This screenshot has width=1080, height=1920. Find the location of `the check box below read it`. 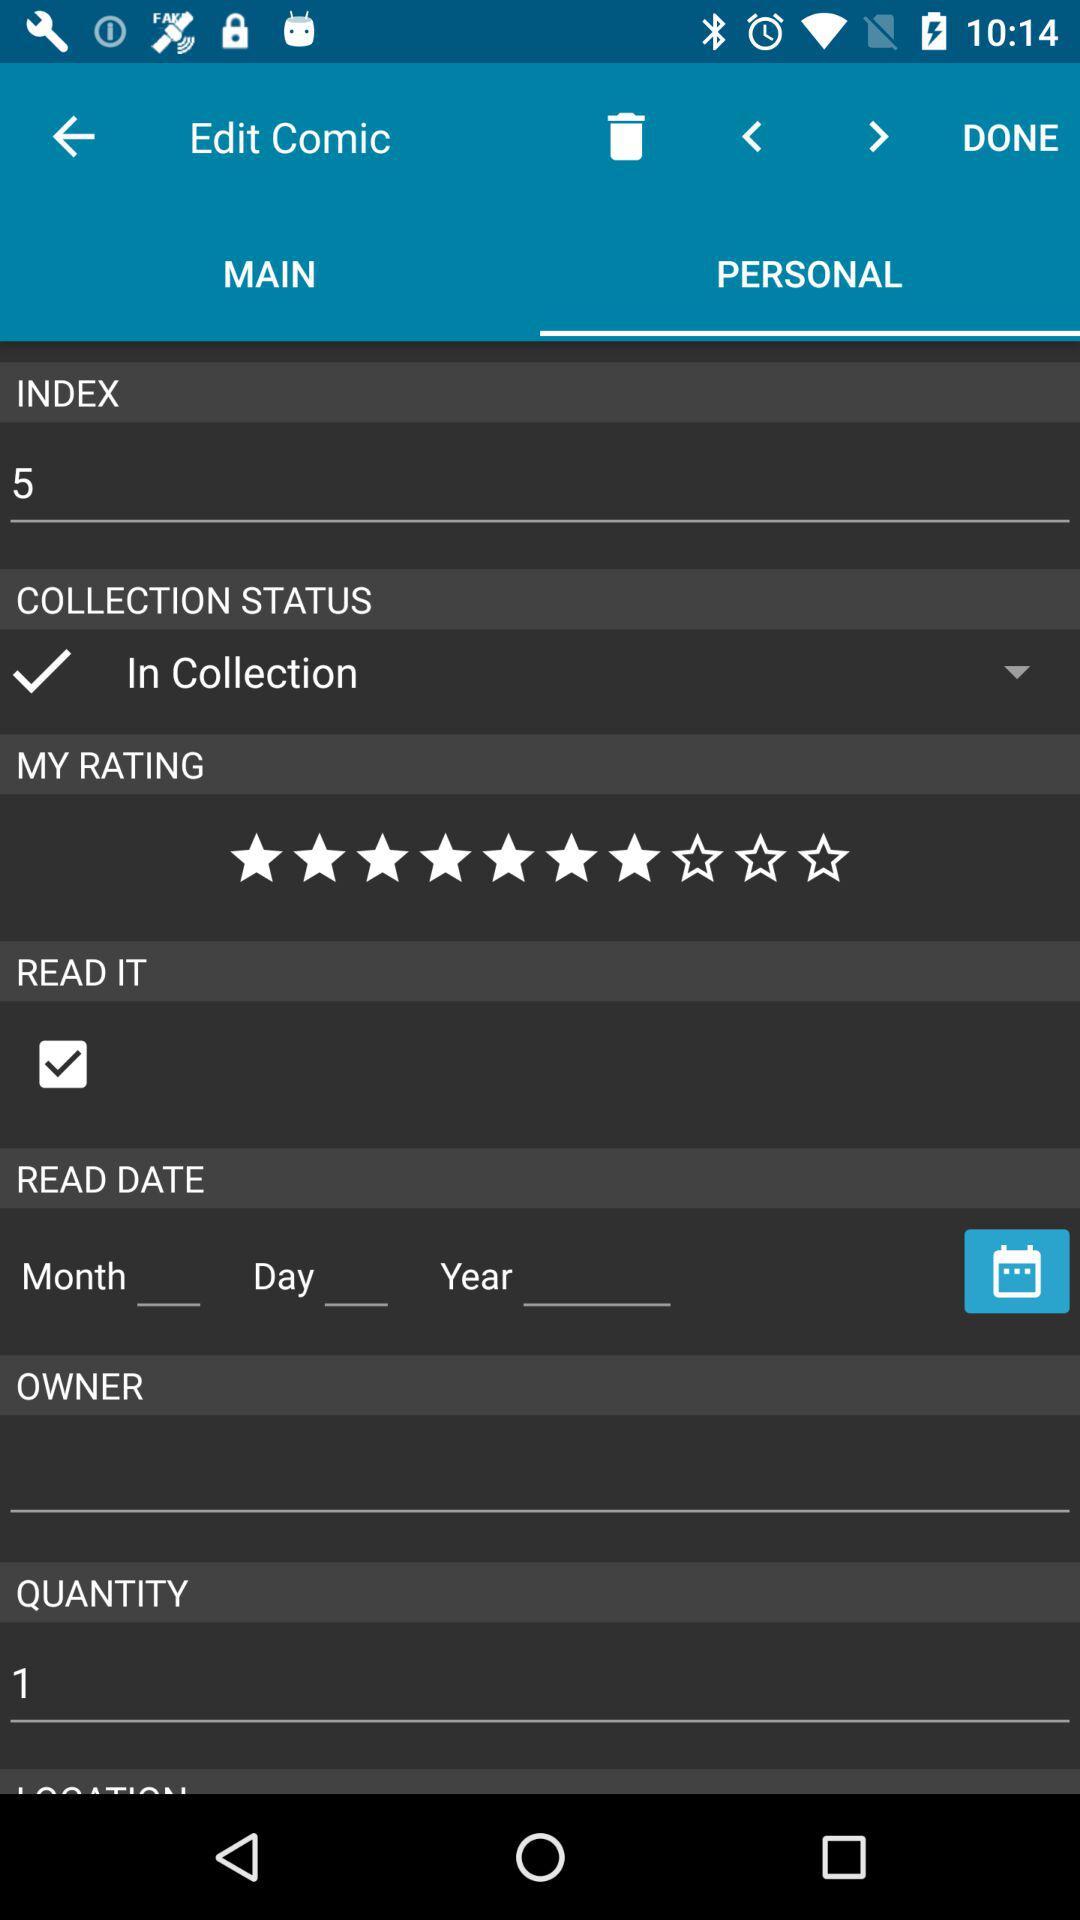

the check box below read it is located at coordinates (83, 1063).